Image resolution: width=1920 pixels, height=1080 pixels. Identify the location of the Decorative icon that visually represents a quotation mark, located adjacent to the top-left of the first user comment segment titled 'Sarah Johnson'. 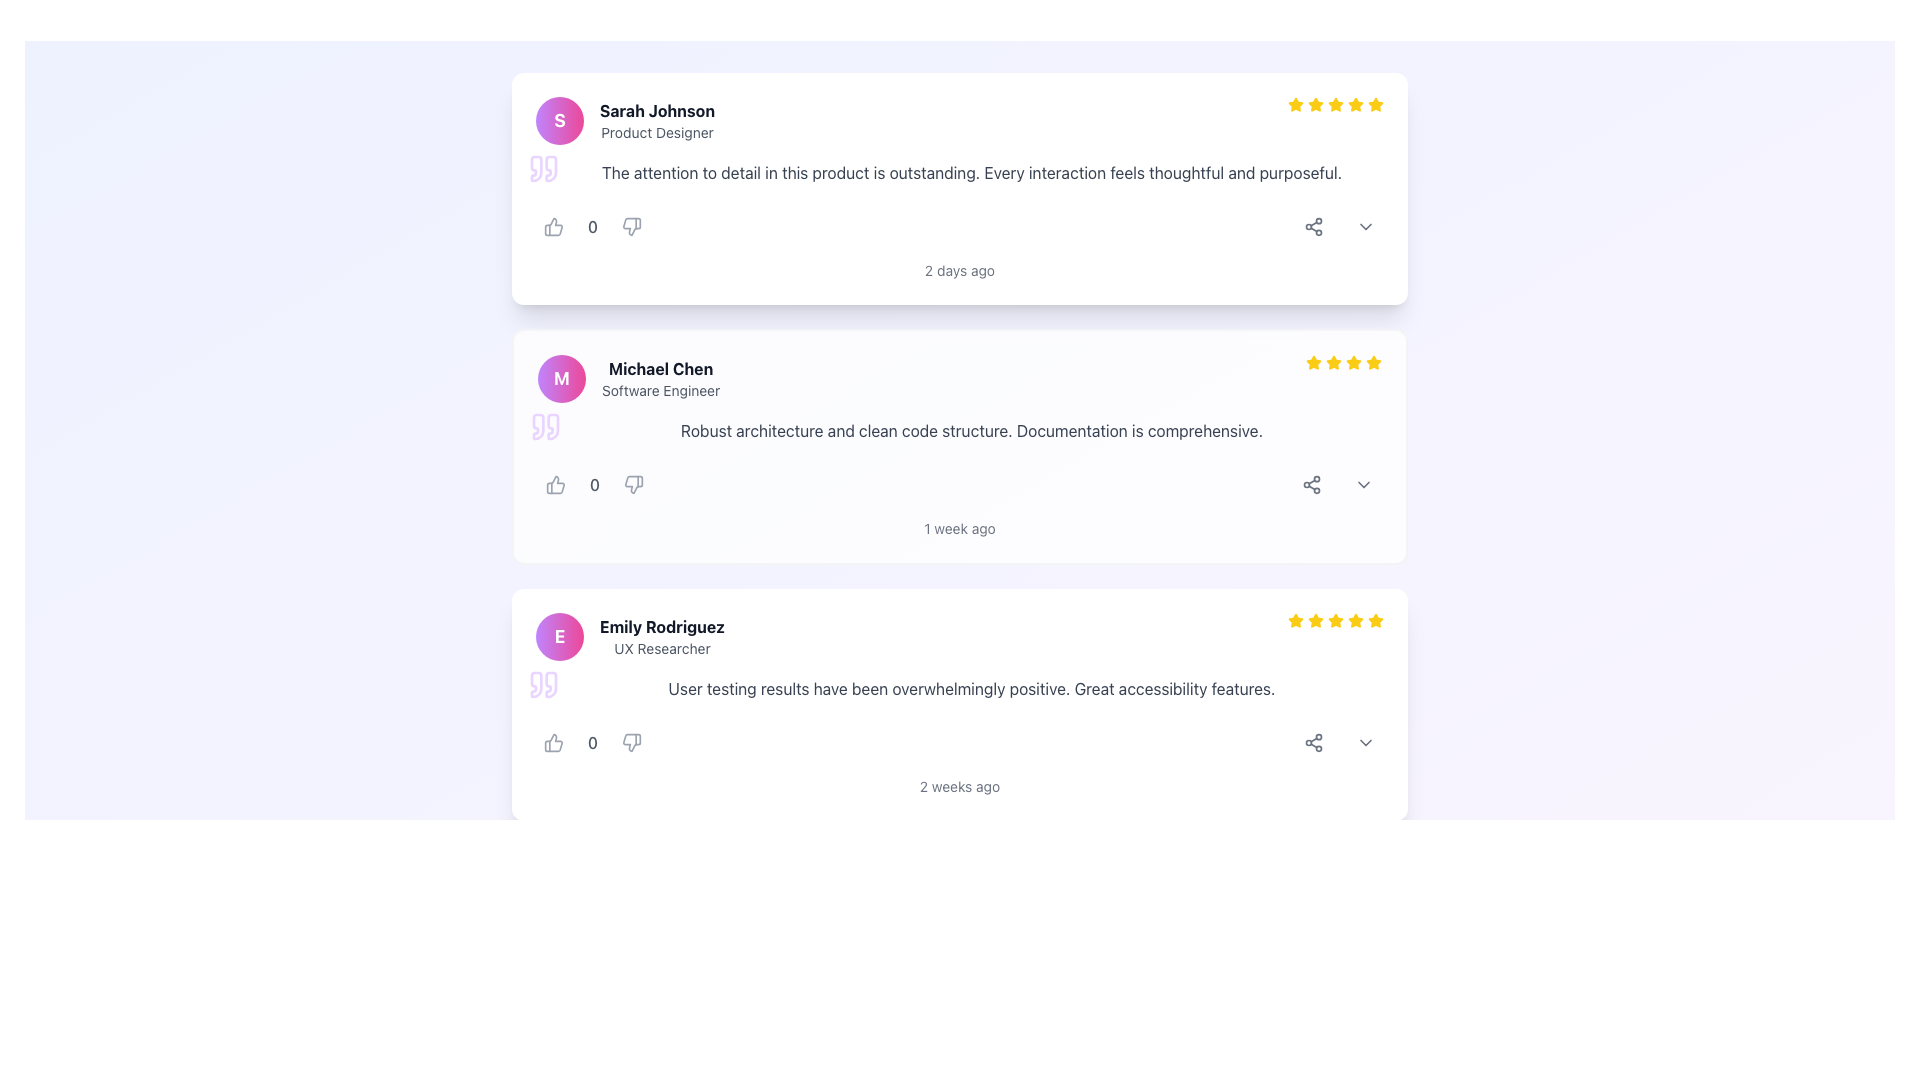
(536, 168).